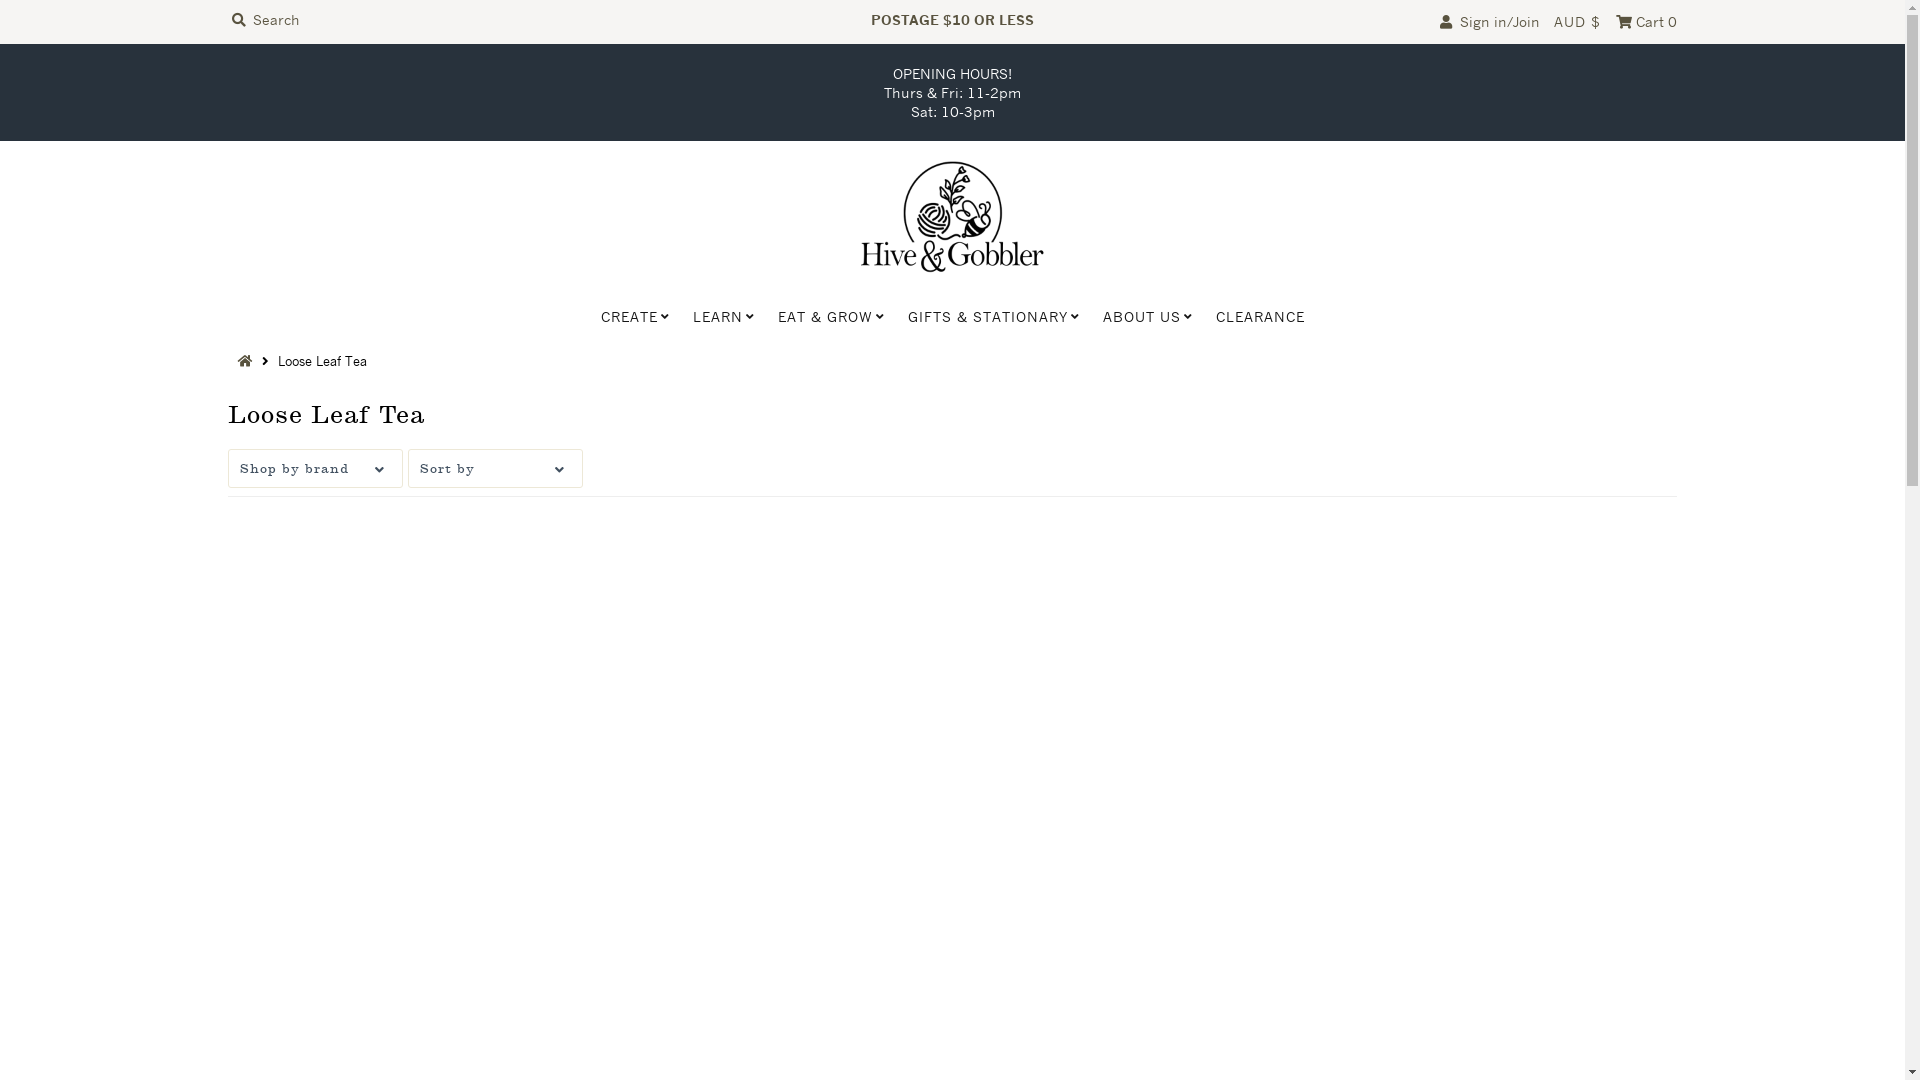  I want to click on 'LEARN', so click(718, 315).